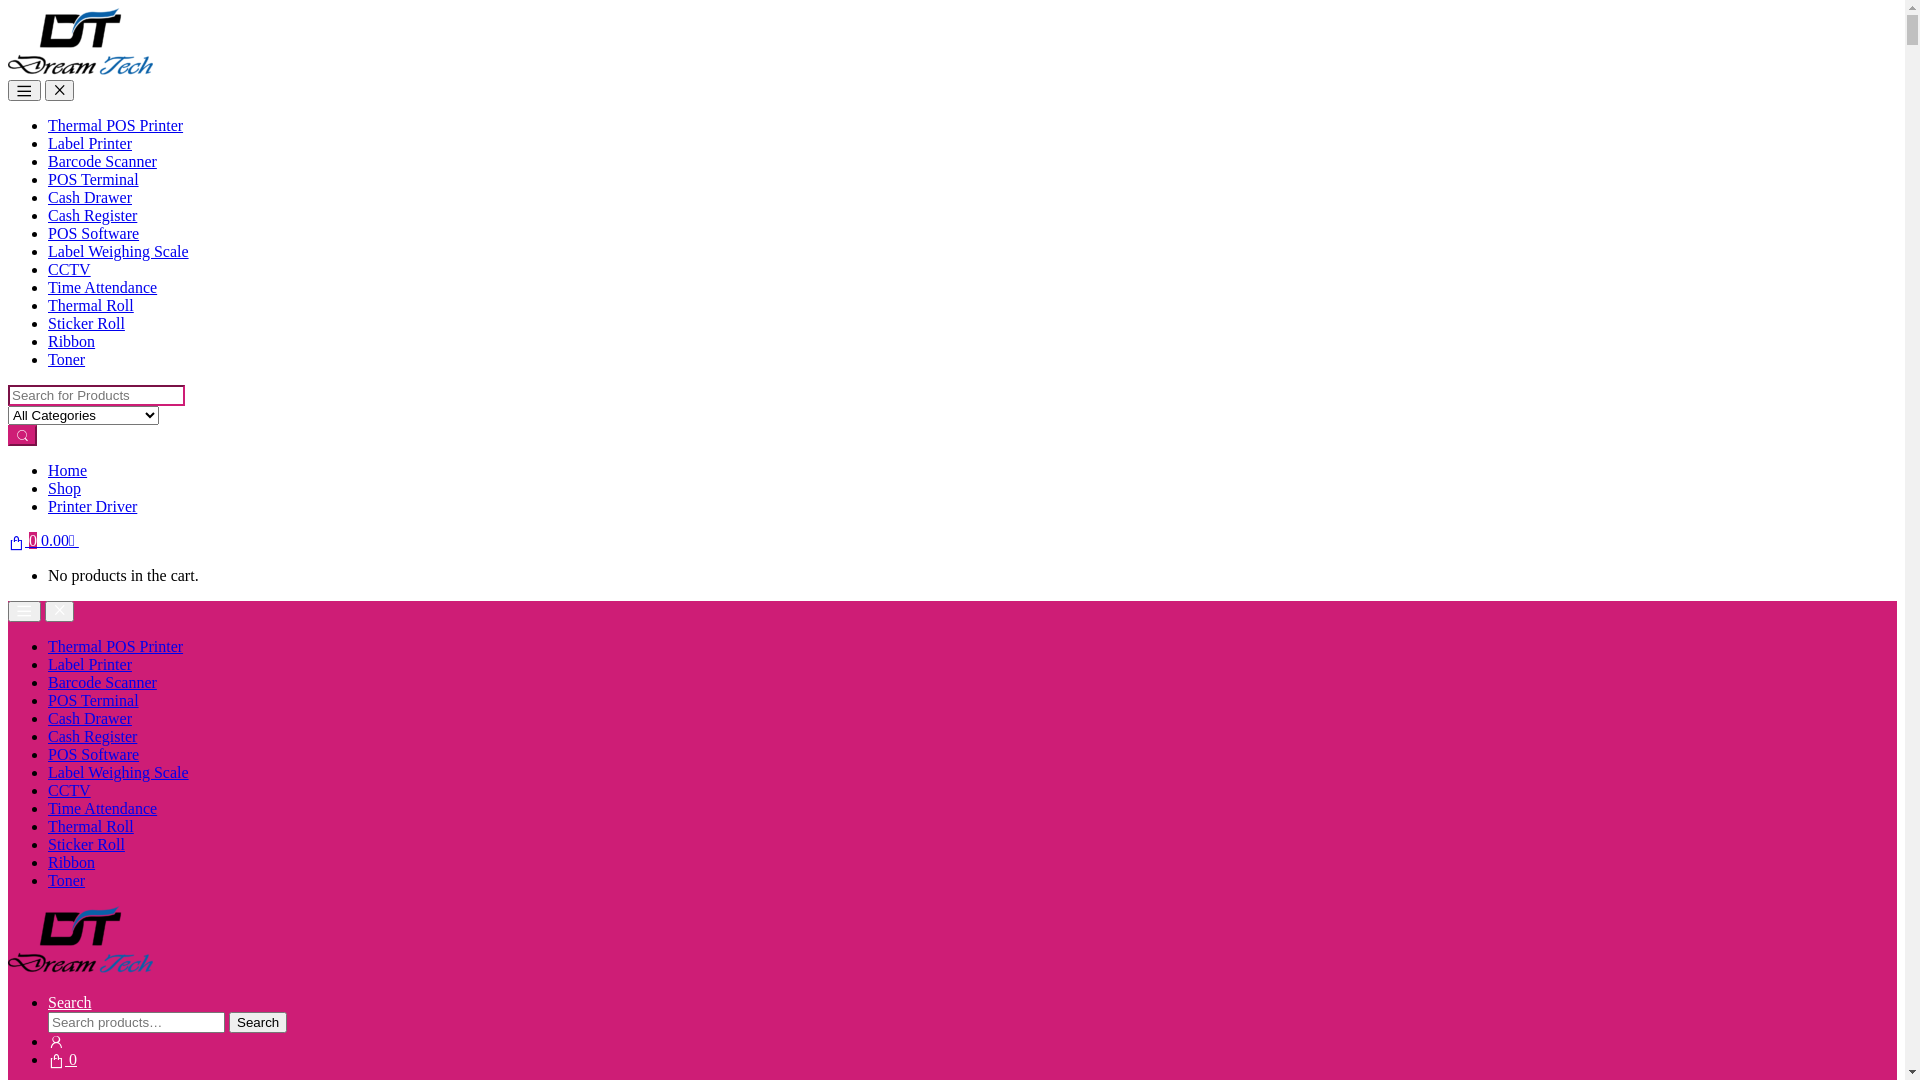  I want to click on 'Thermal Roll', so click(90, 305).